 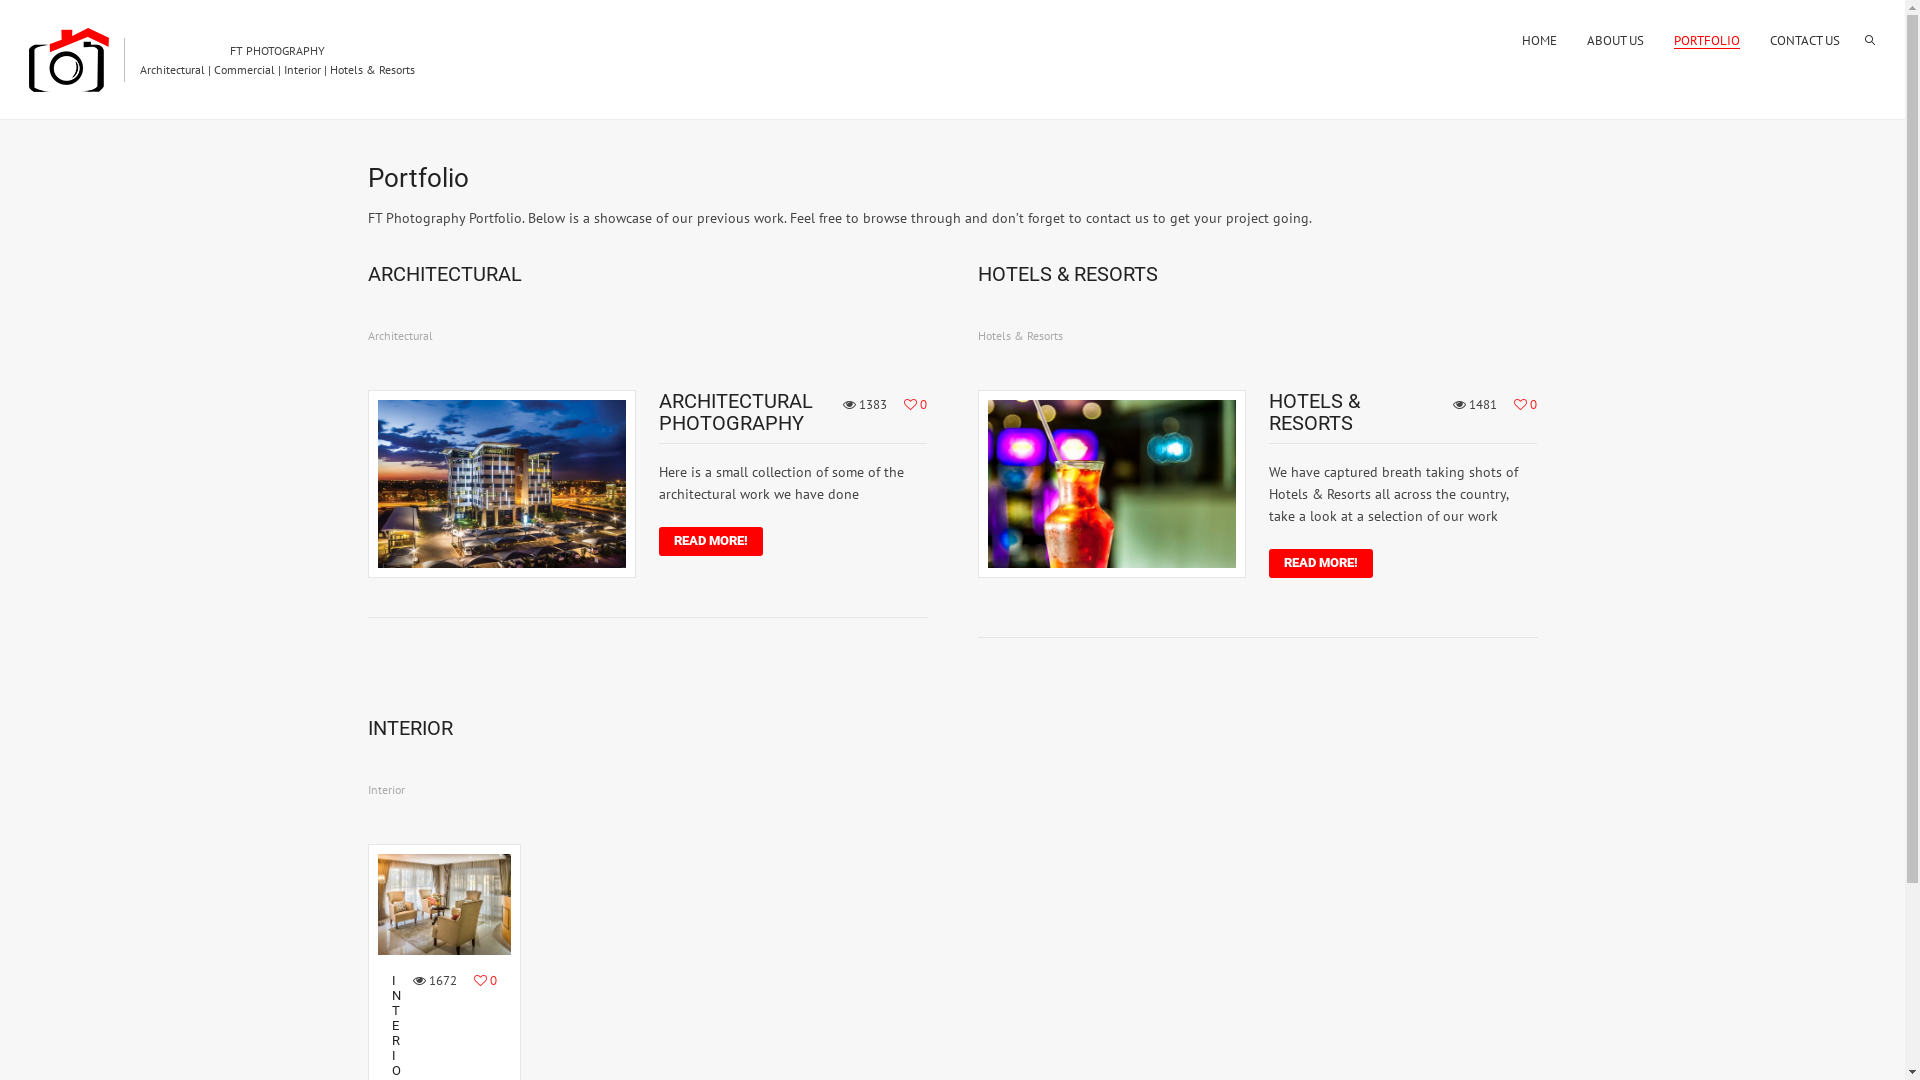 What do you see at coordinates (1706, 40) in the screenshot?
I see `'PORTFOLIO'` at bounding box center [1706, 40].